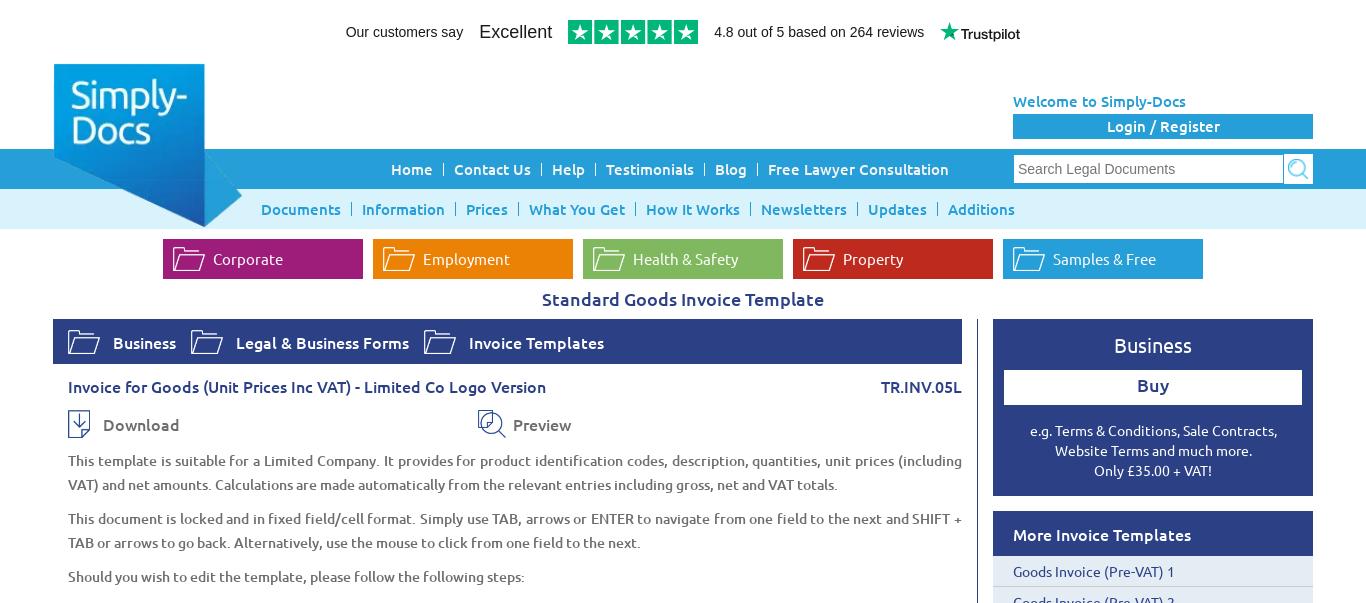 This screenshot has height=603, width=1366. Describe the element at coordinates (1153, 384) in the screenshot. I see `'Buy'` at that location.